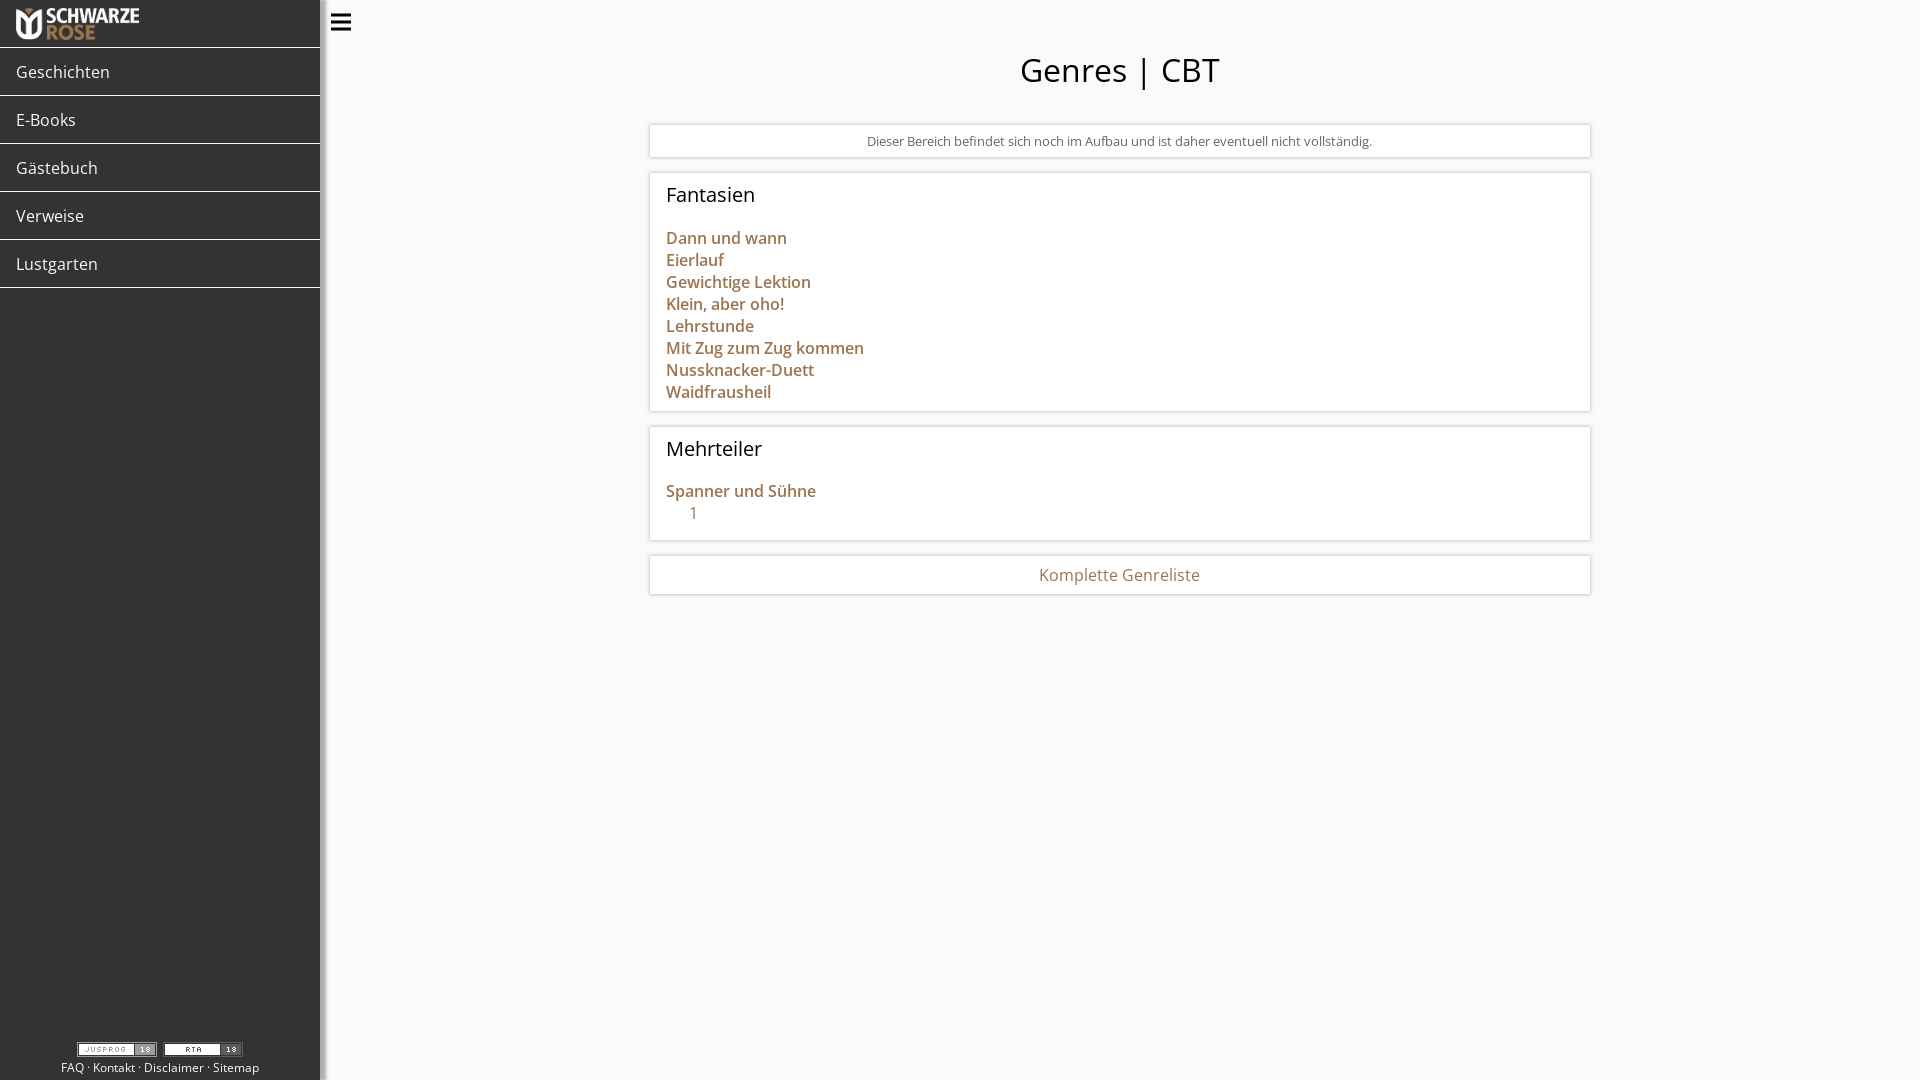  What do you see at coordinates (115, 1048) in the screenshot?
I see `'Jugendschutzprogramm'` at bounding box center [115, 1048].